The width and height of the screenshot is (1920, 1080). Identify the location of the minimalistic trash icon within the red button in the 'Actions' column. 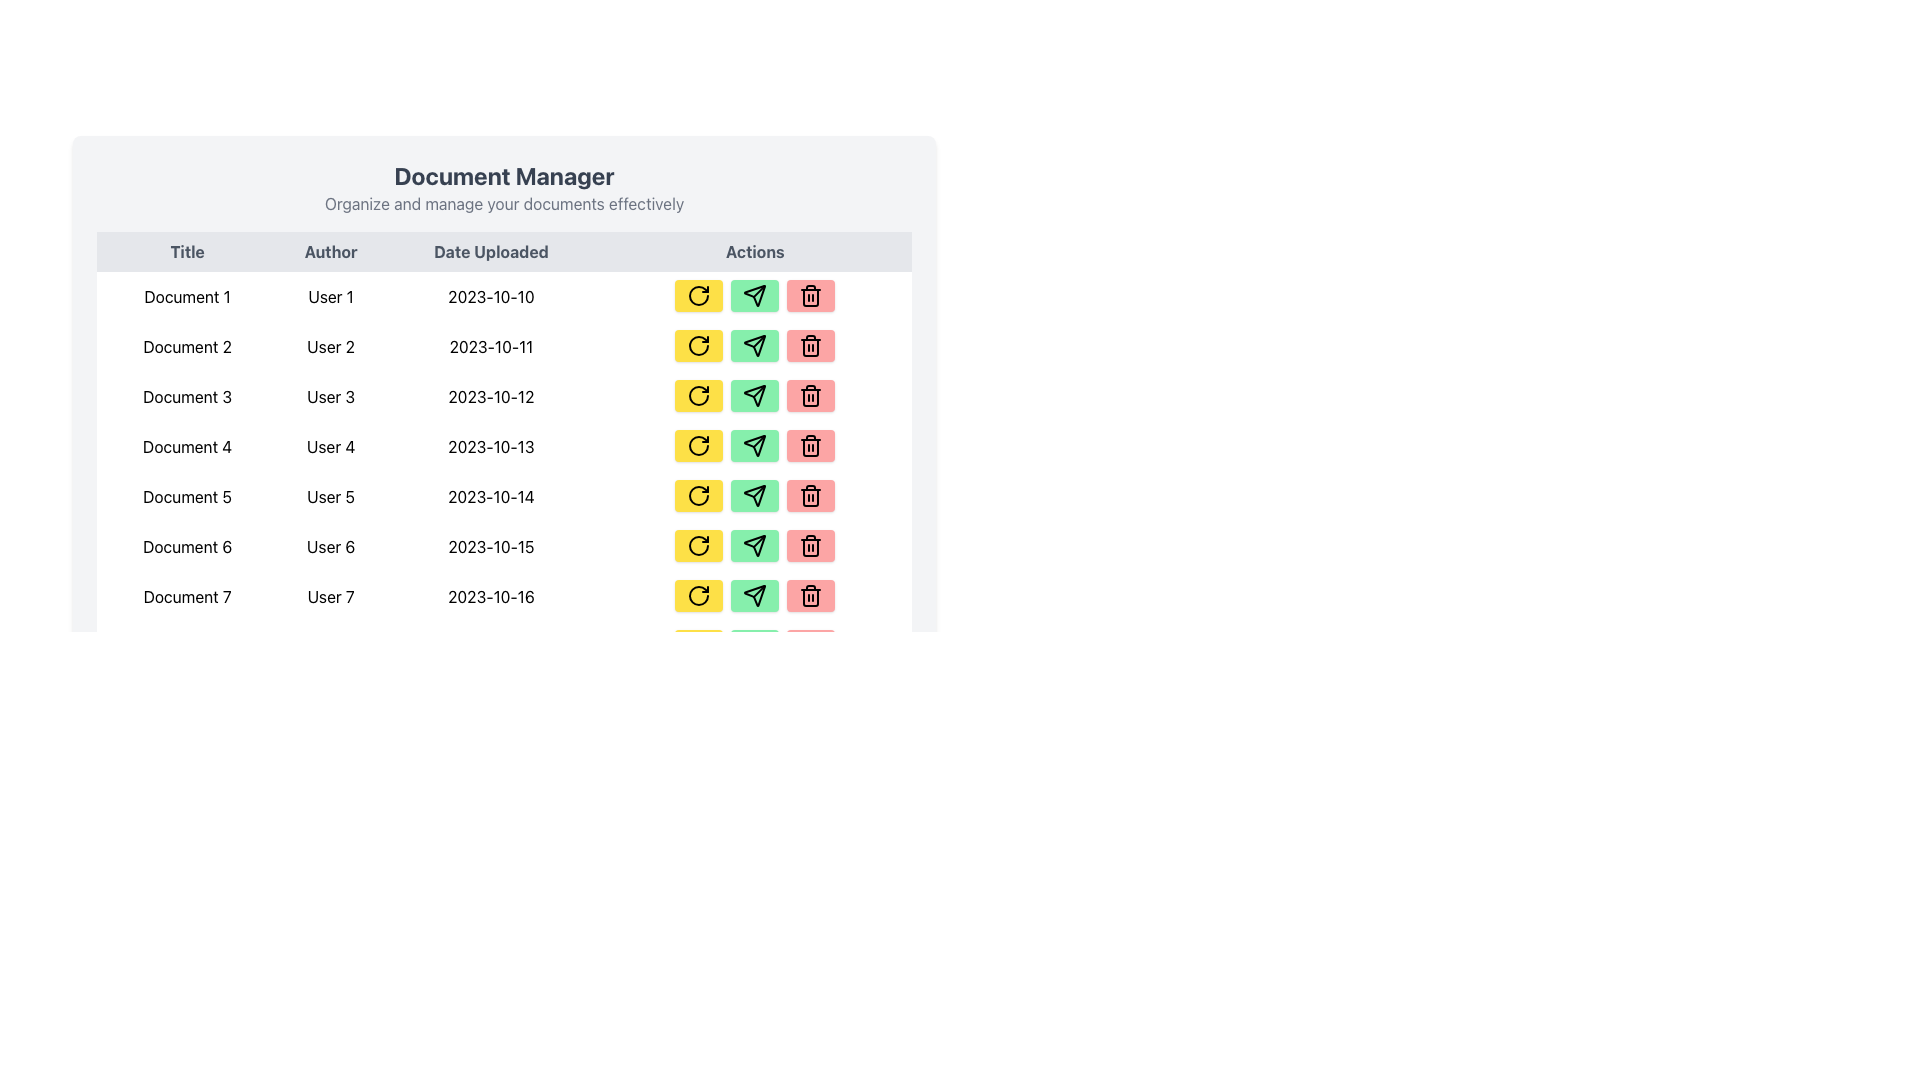
(811, 396).